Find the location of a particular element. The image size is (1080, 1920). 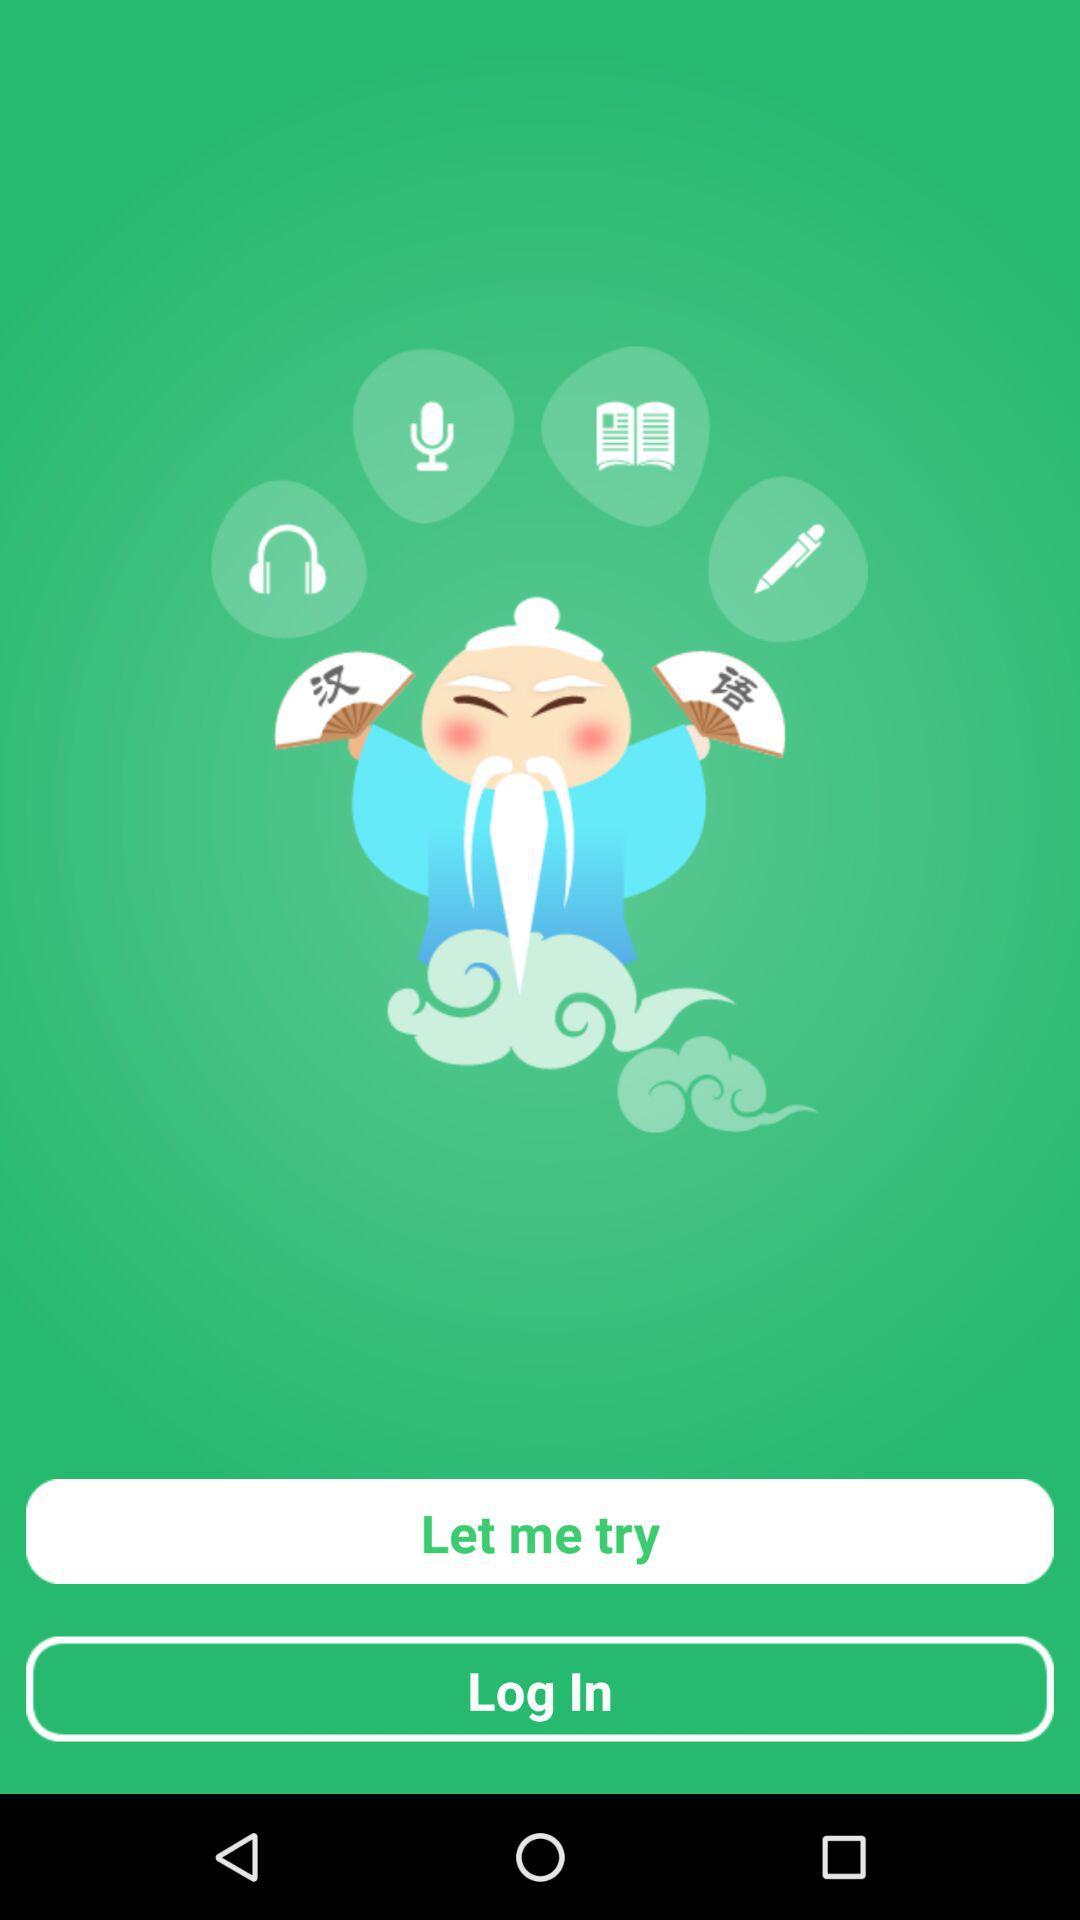

icon below let me try button is located at coordinates (540, 1688).